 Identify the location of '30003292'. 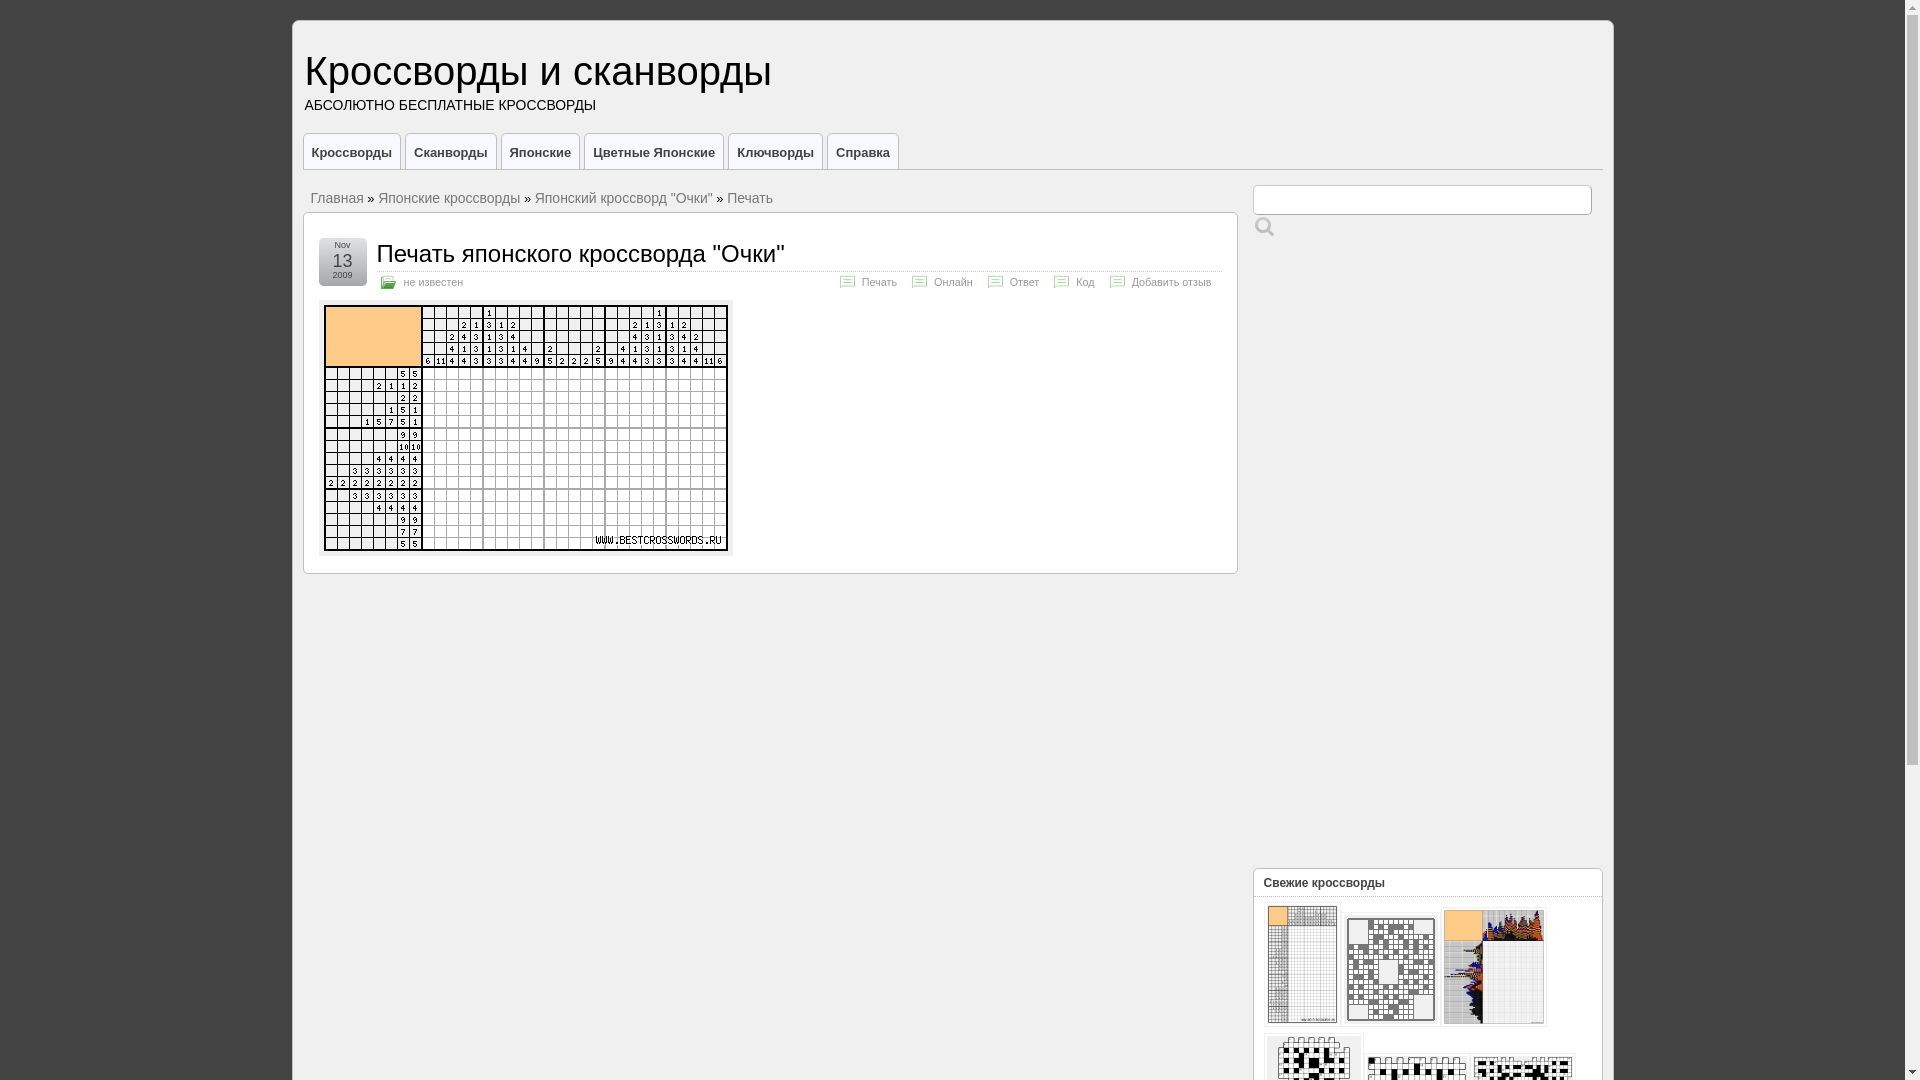
(1389, 968).